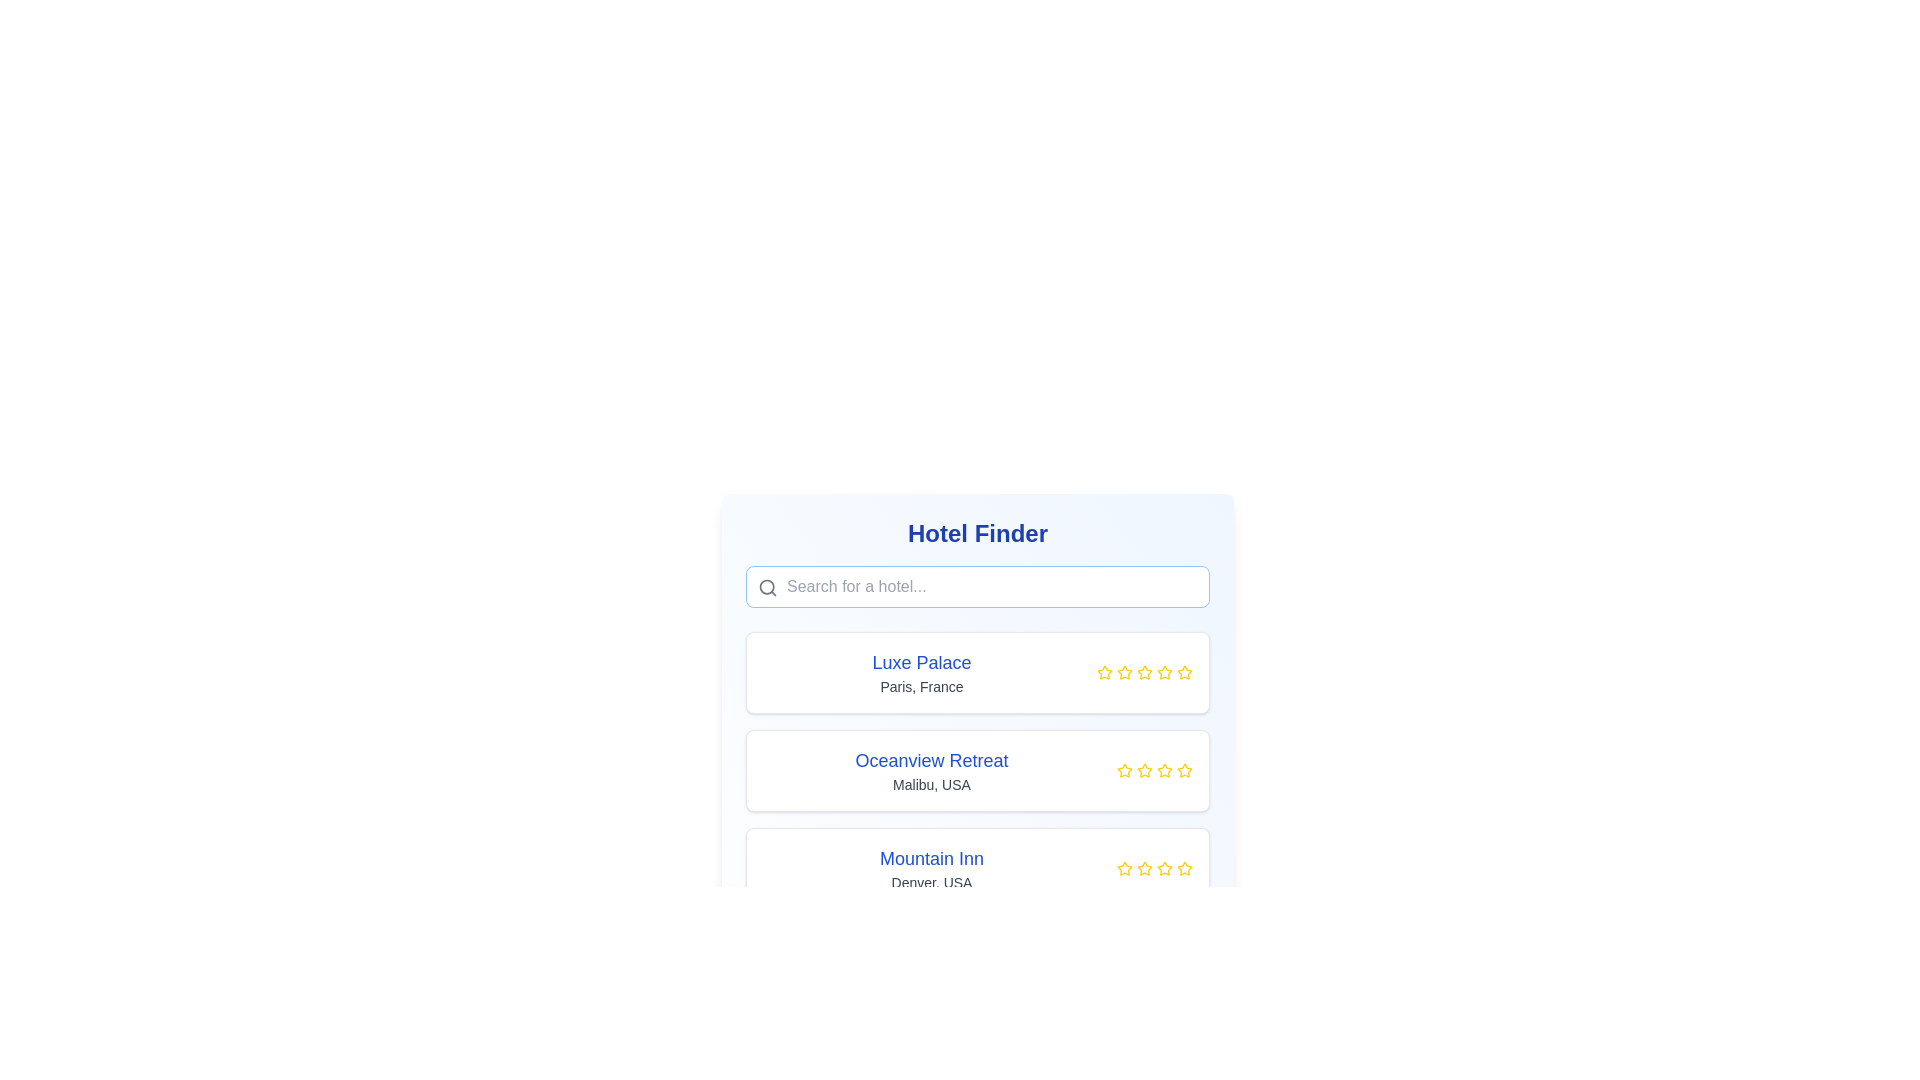 This screenshot has height=1080, width=1920. I want to click on the static display of the hotel rating visualization component located to the right of 'Mountain Inn' and below 'Denver, USA', so click(1155, 867).